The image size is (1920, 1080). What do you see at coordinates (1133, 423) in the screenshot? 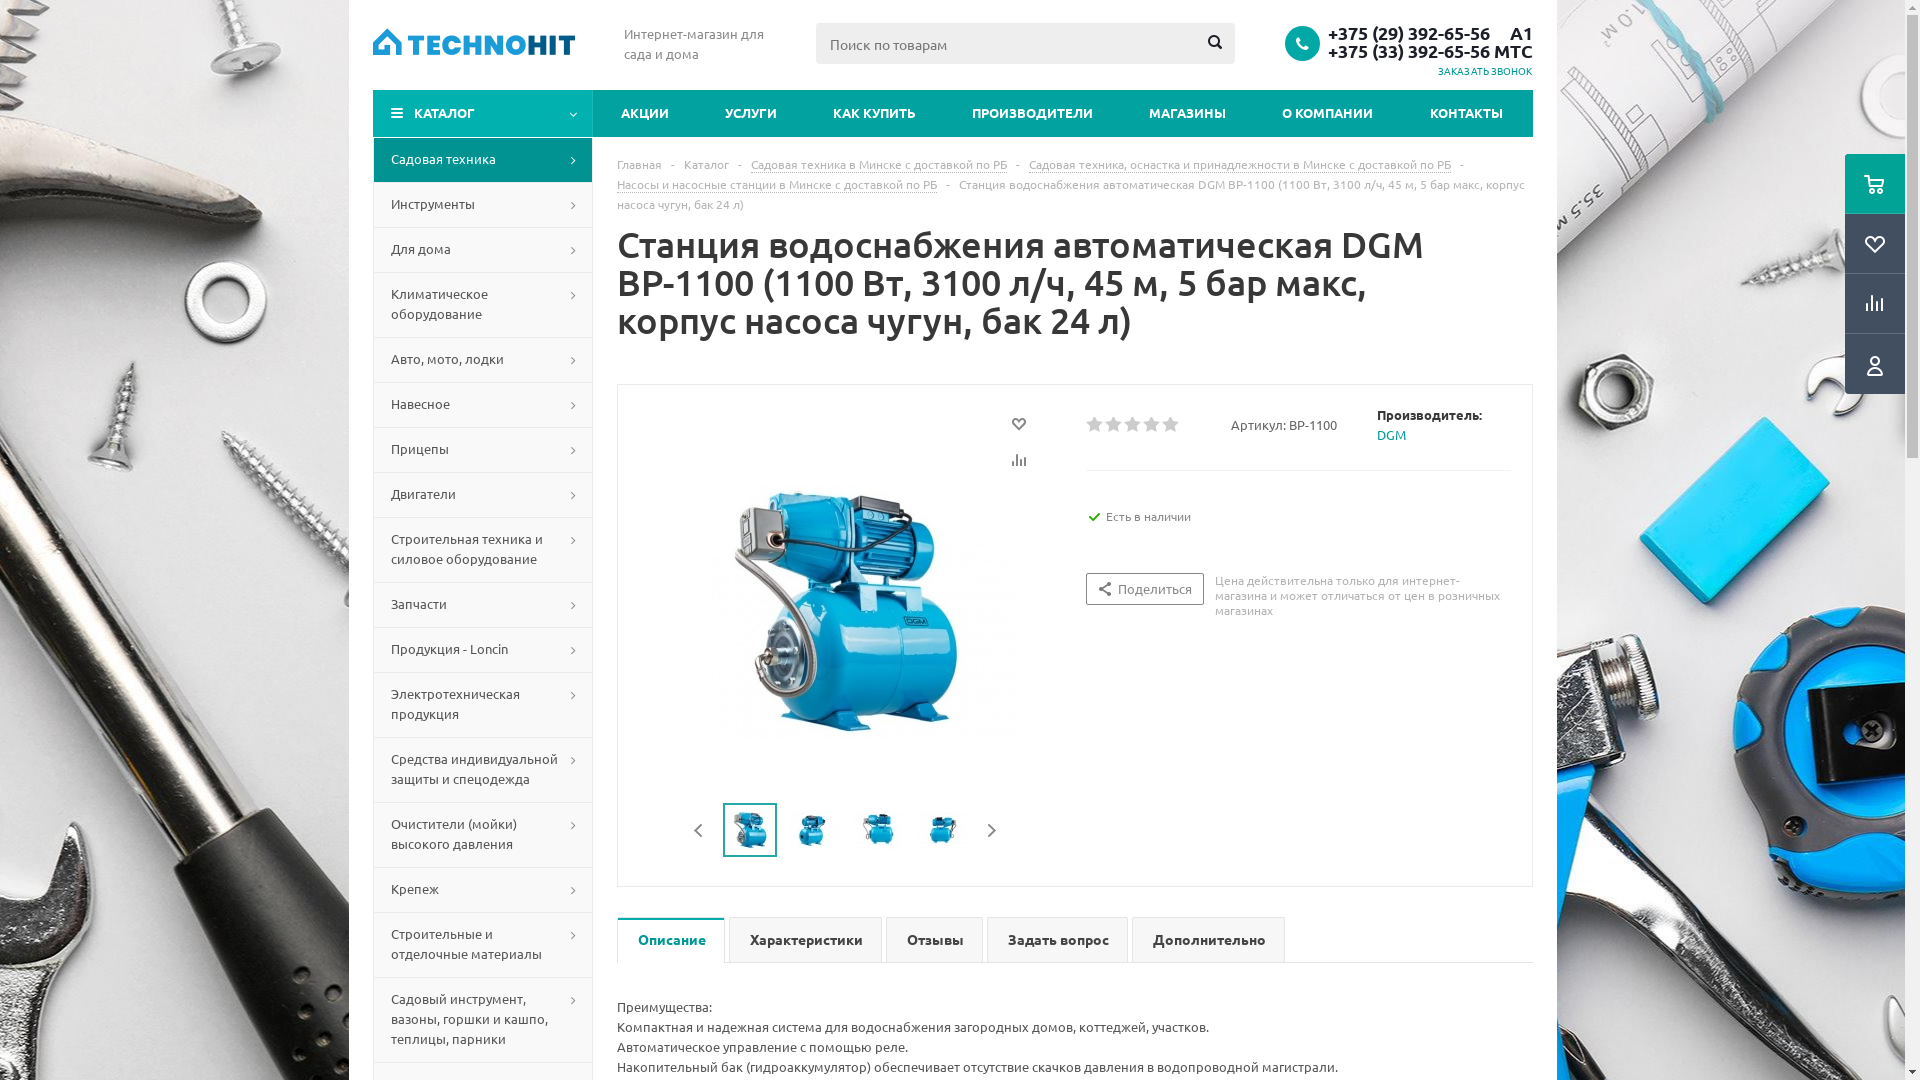
I see `'3'` at bounding box center [1133, 423].